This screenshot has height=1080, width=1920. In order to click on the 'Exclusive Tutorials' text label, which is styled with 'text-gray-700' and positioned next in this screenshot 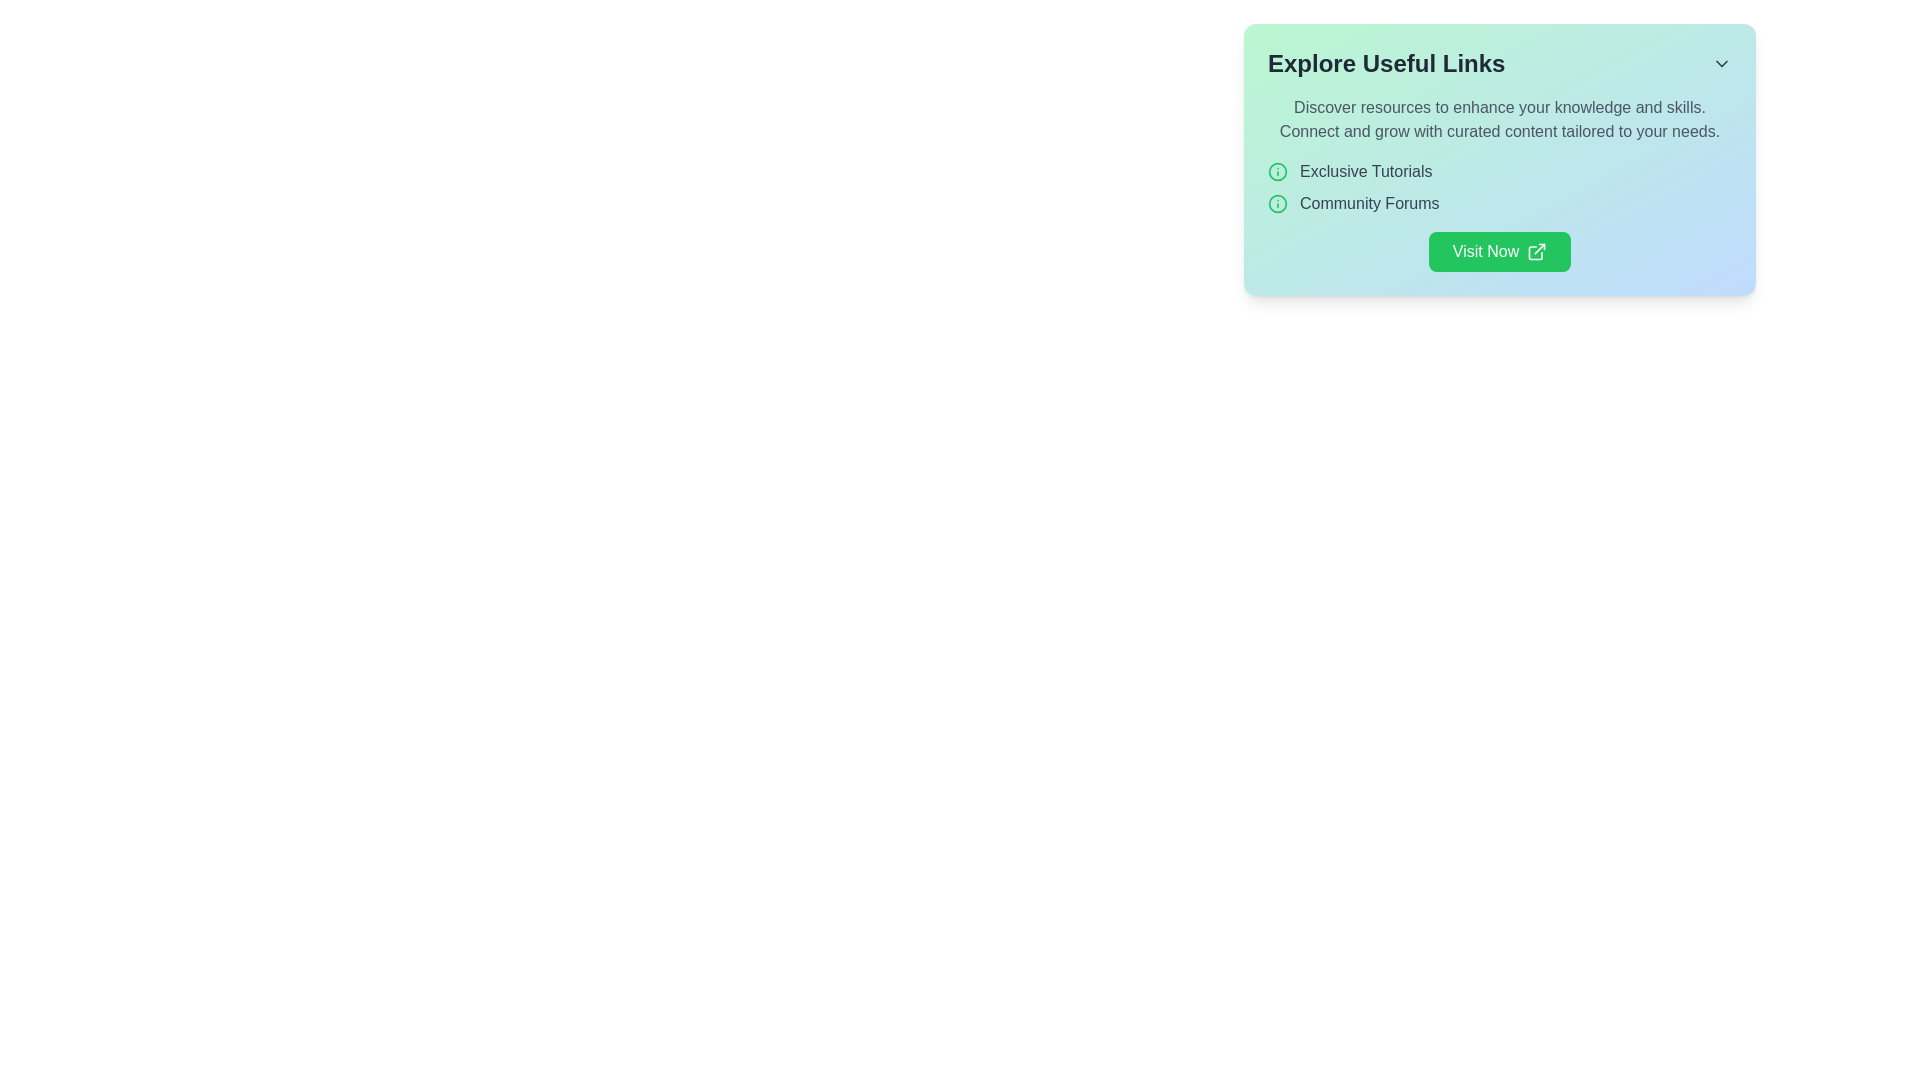, I will do `click(1365, 171)`.